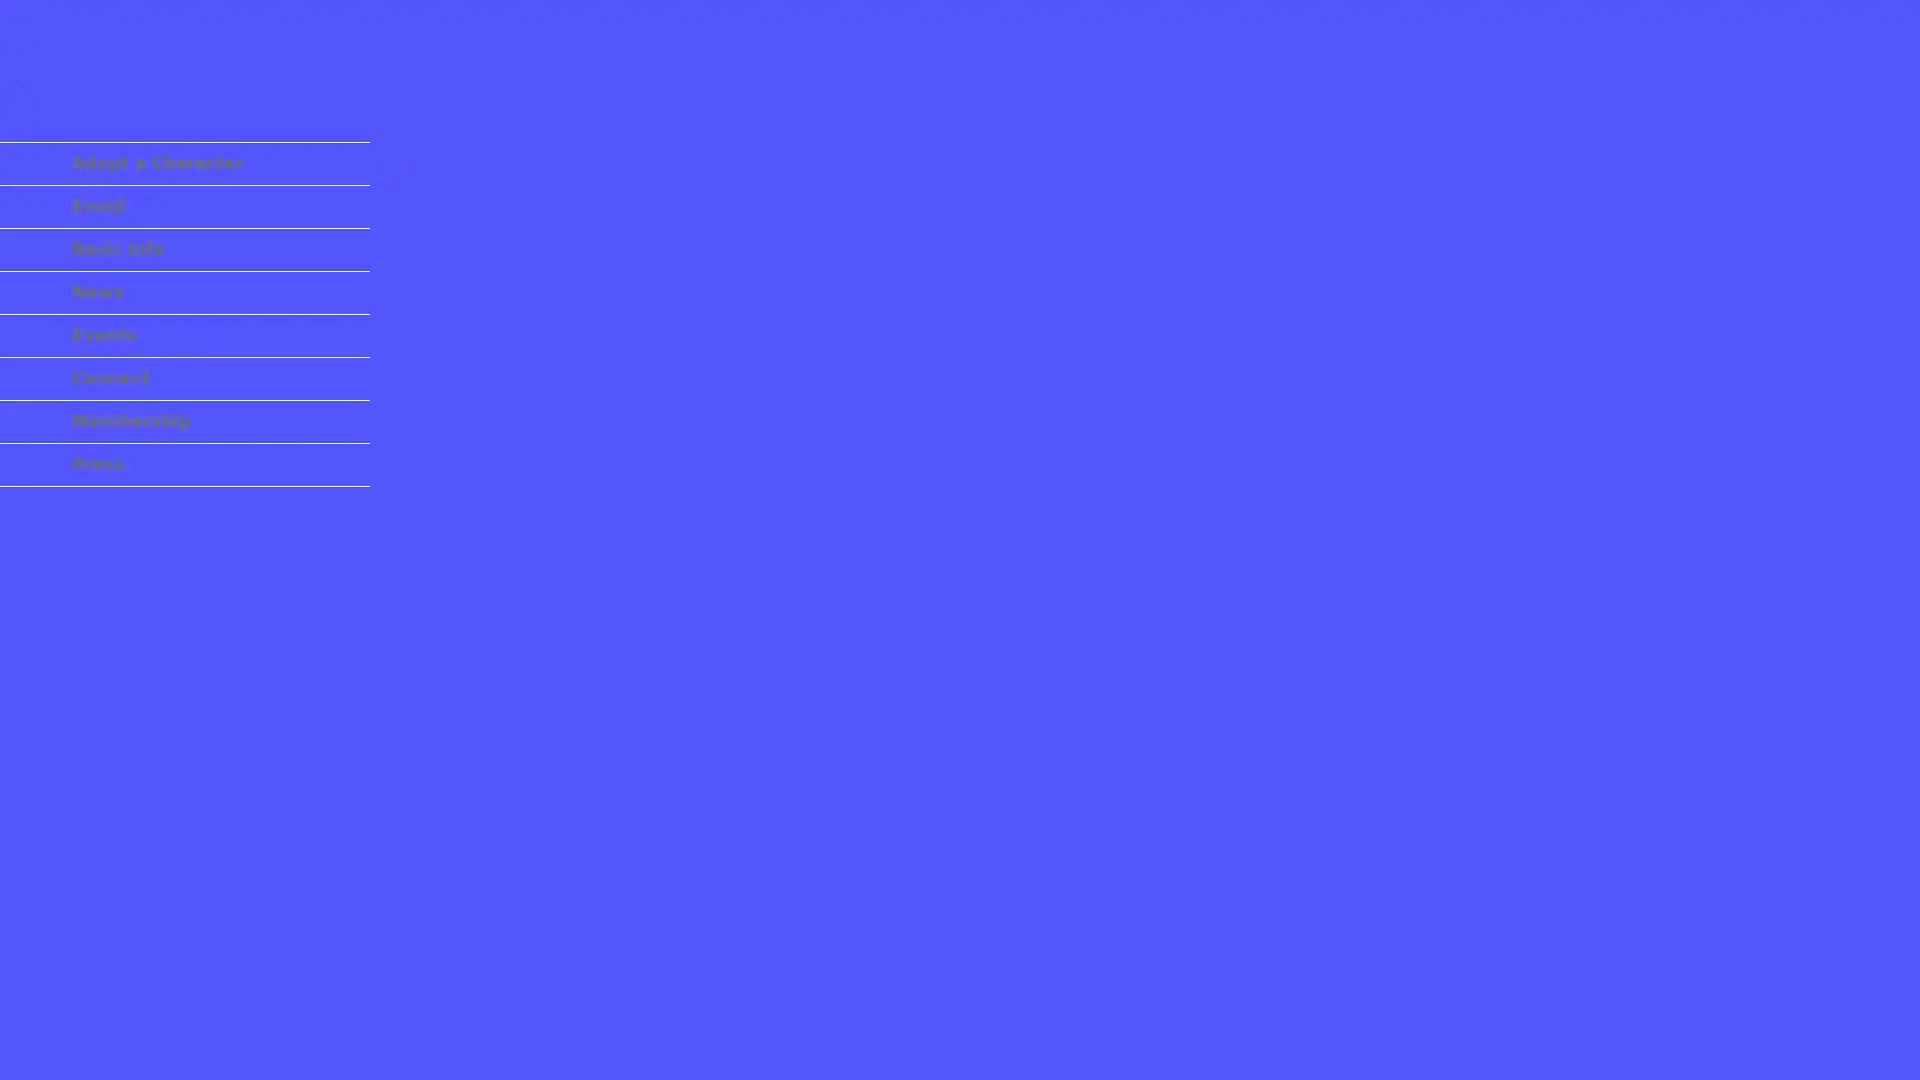  I want to click on 3 U+FF13, so click(1535, 857).